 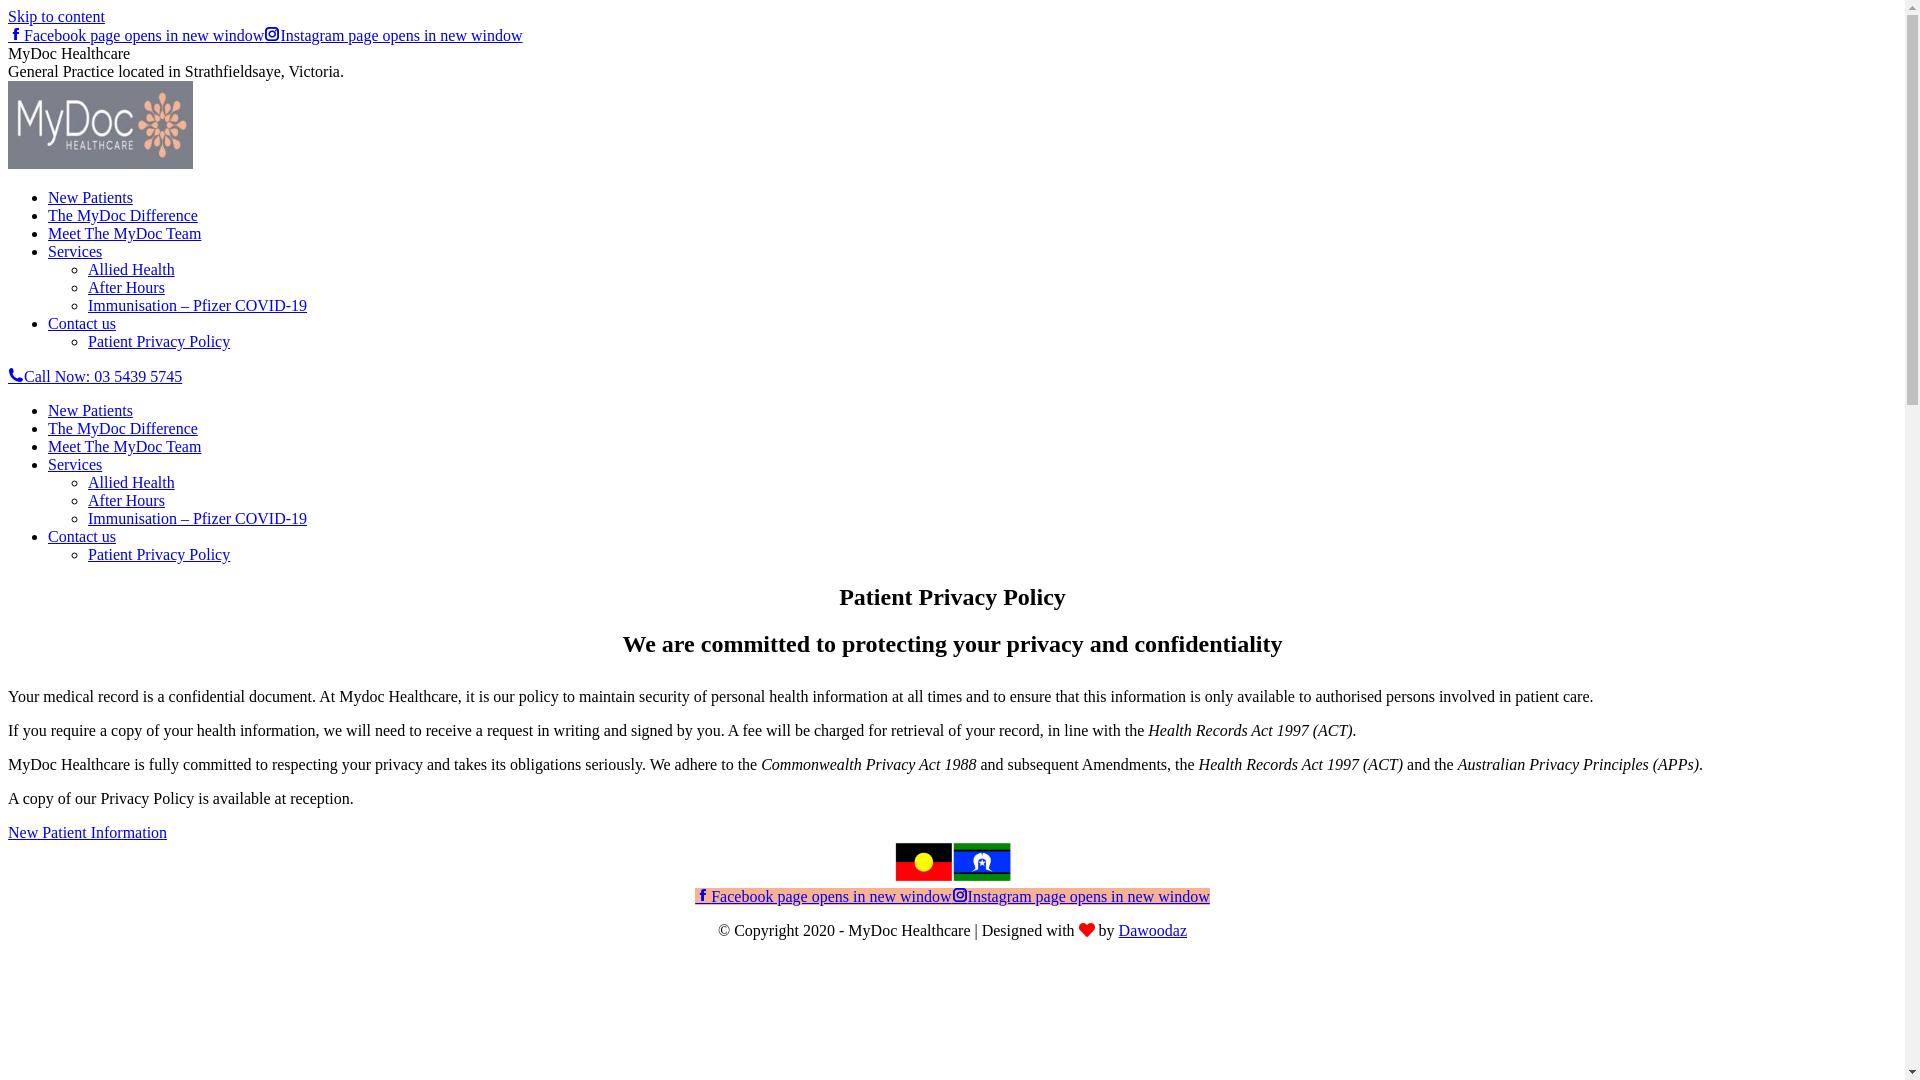 I want to click on 'Facebook page opens in new window', so click(x=134, y=35).